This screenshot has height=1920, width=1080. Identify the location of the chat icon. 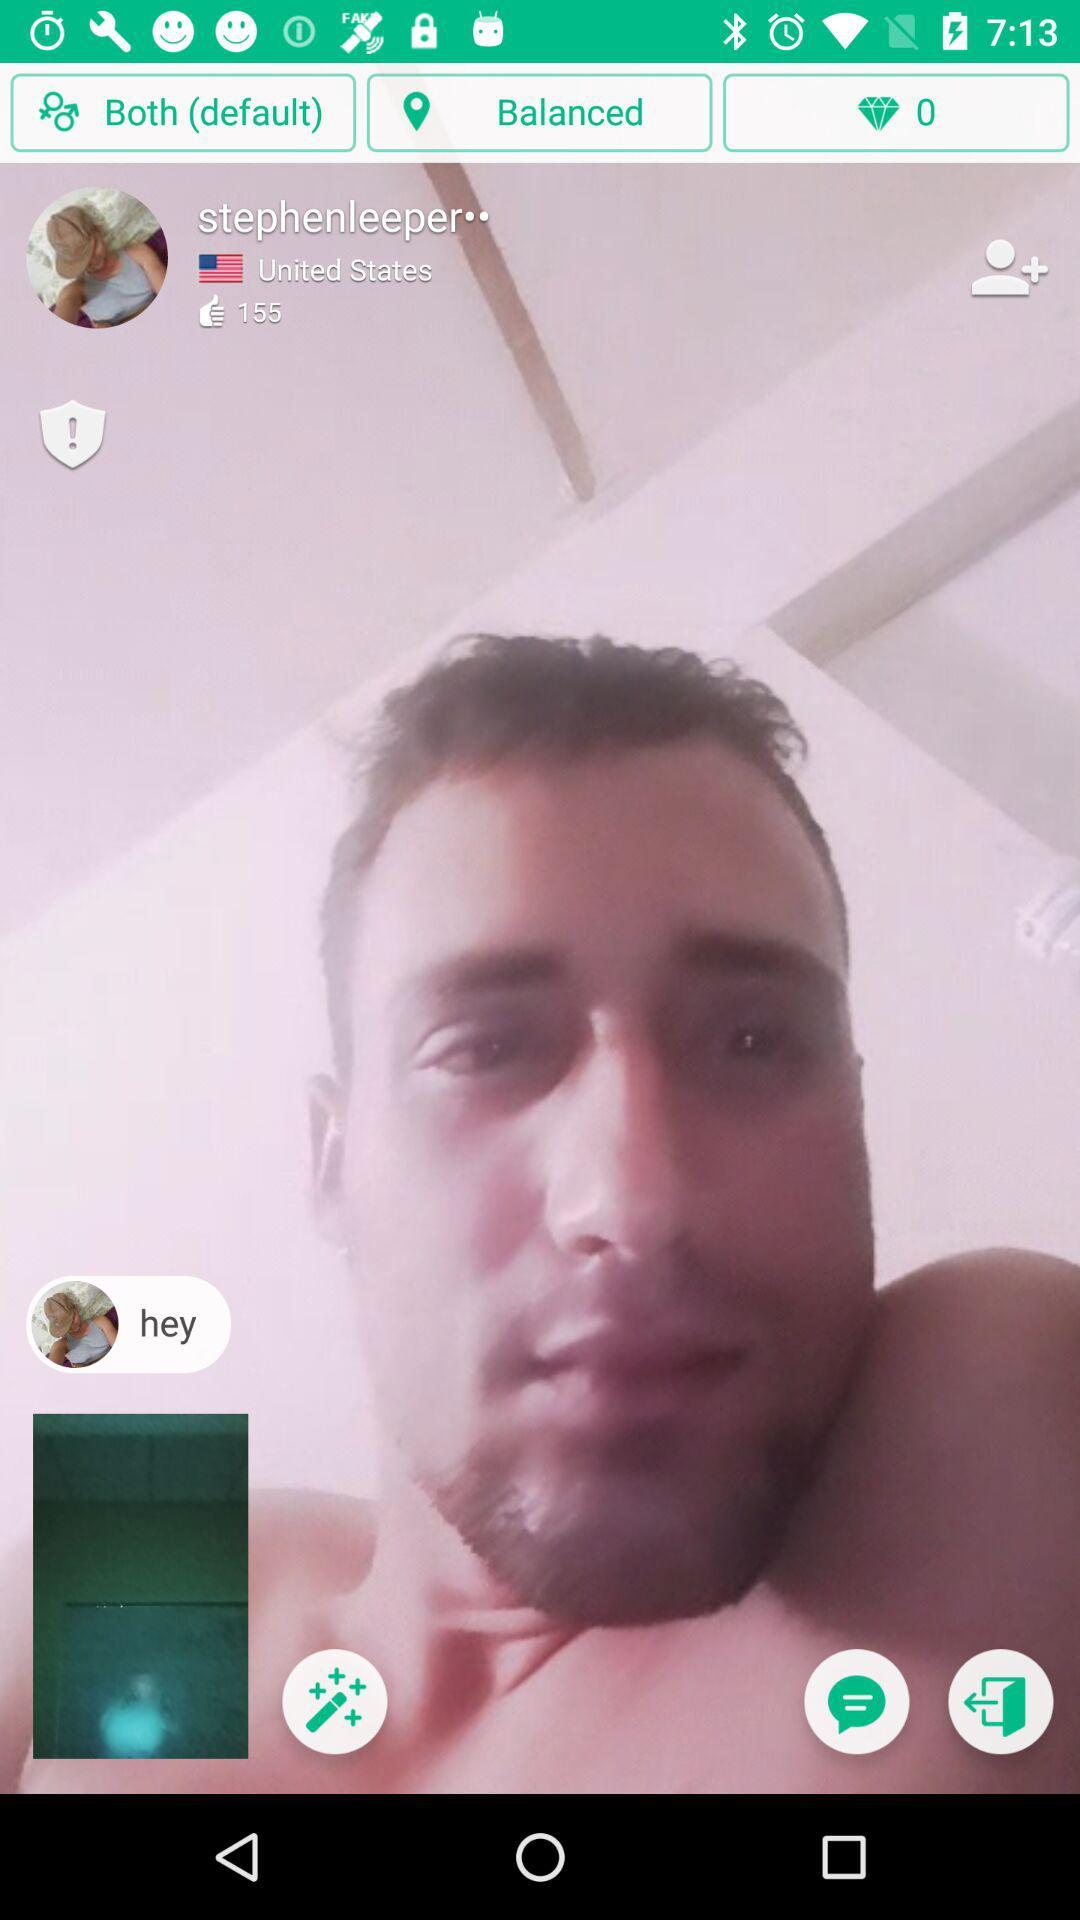
(855, 1713).